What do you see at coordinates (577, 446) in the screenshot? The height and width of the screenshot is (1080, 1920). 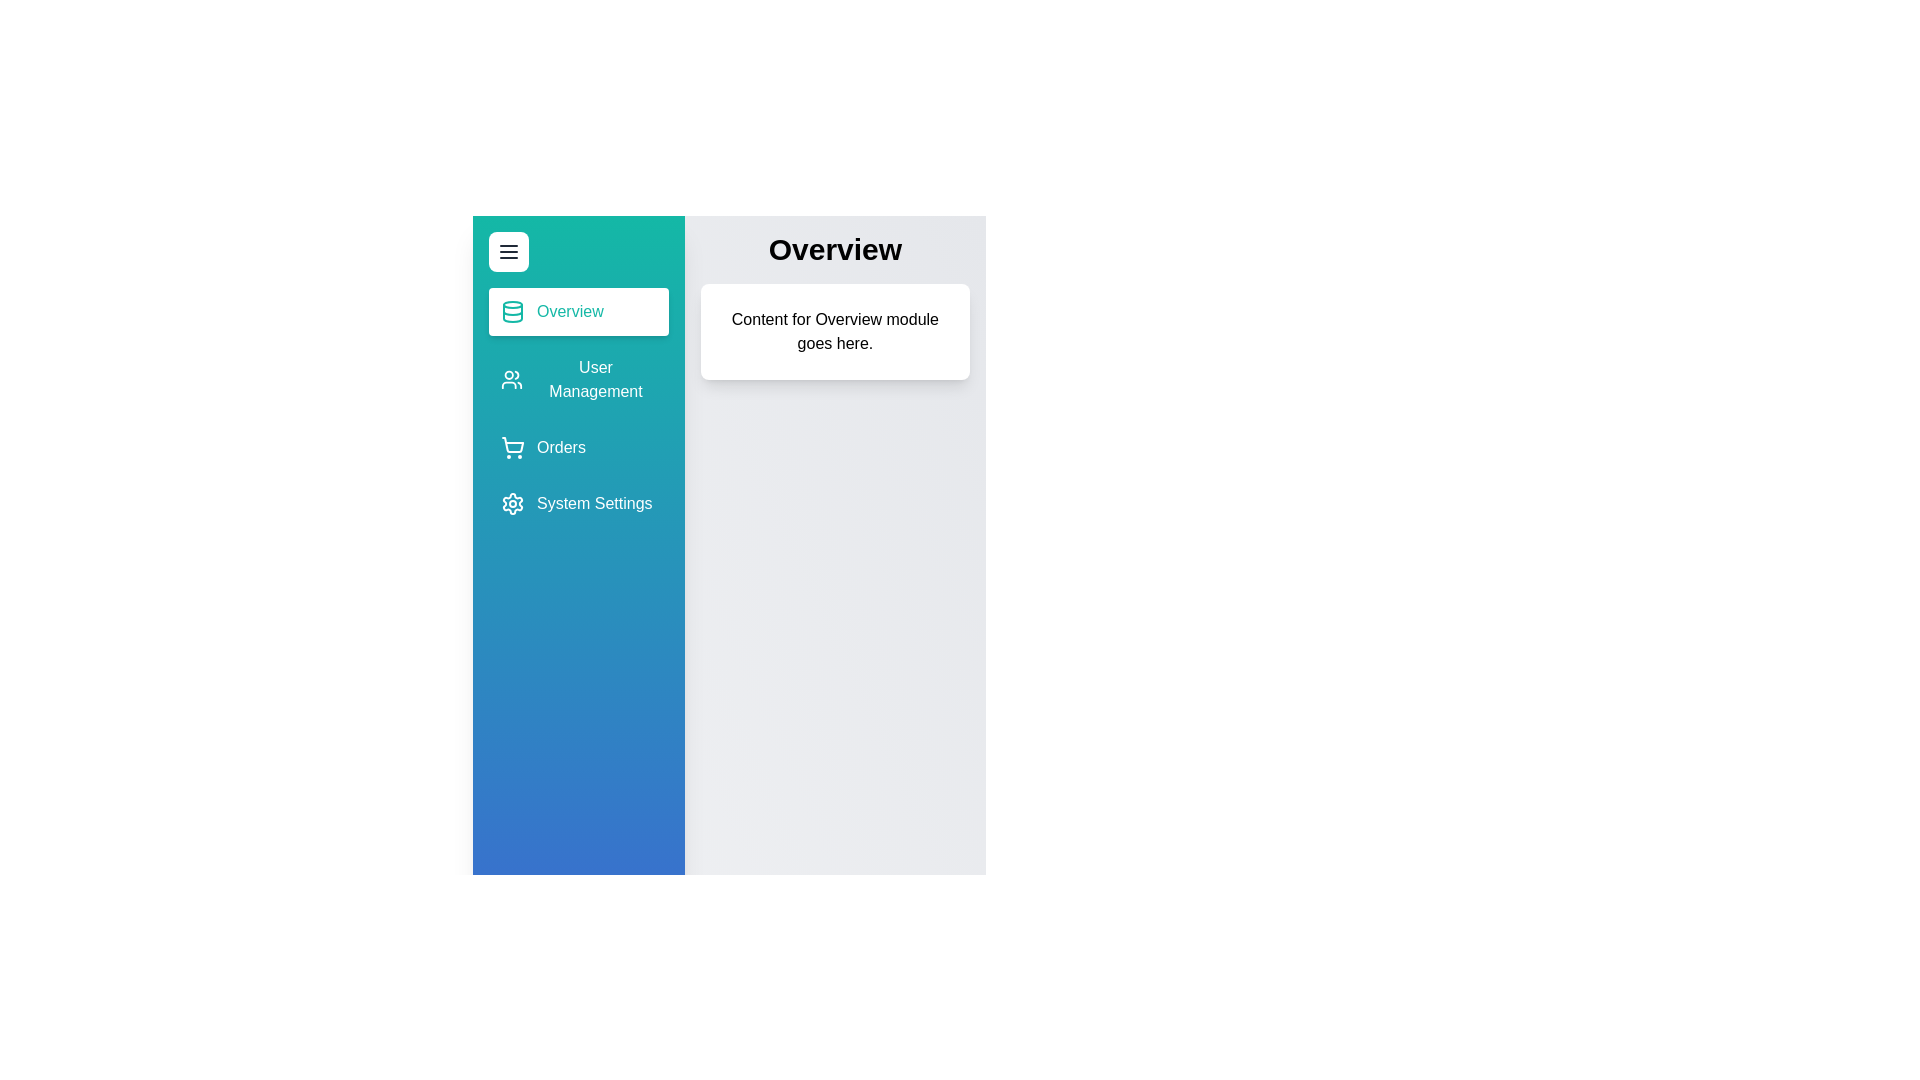 I see `the sidebar item corresponding to Orders` at bounding box center [577, 446].